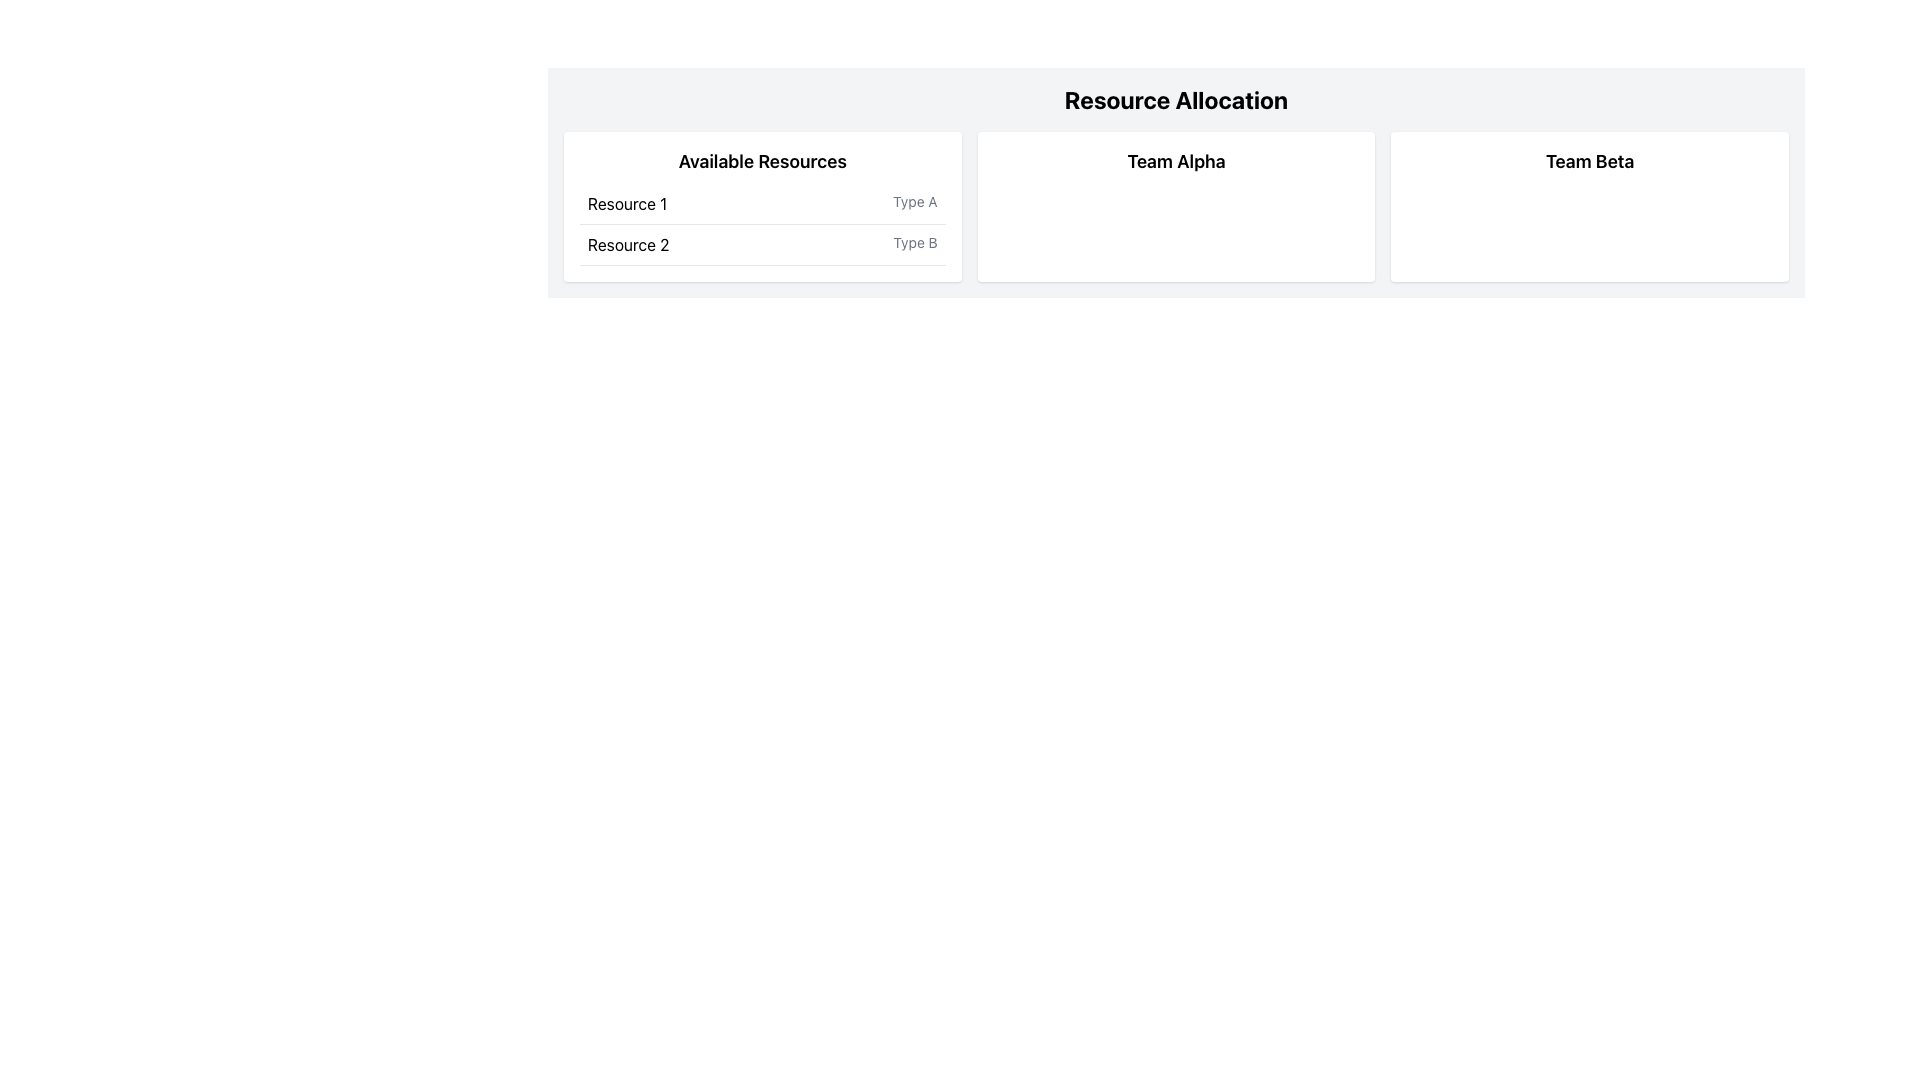  What do you see at coordinates (914, 244) in the screenshot?
I see `the small gray text label containing 'Type B', located to the right of the 'Resource 2' row in the 'Type' column under 'Available Resources'` at bounding box center [914, 244].